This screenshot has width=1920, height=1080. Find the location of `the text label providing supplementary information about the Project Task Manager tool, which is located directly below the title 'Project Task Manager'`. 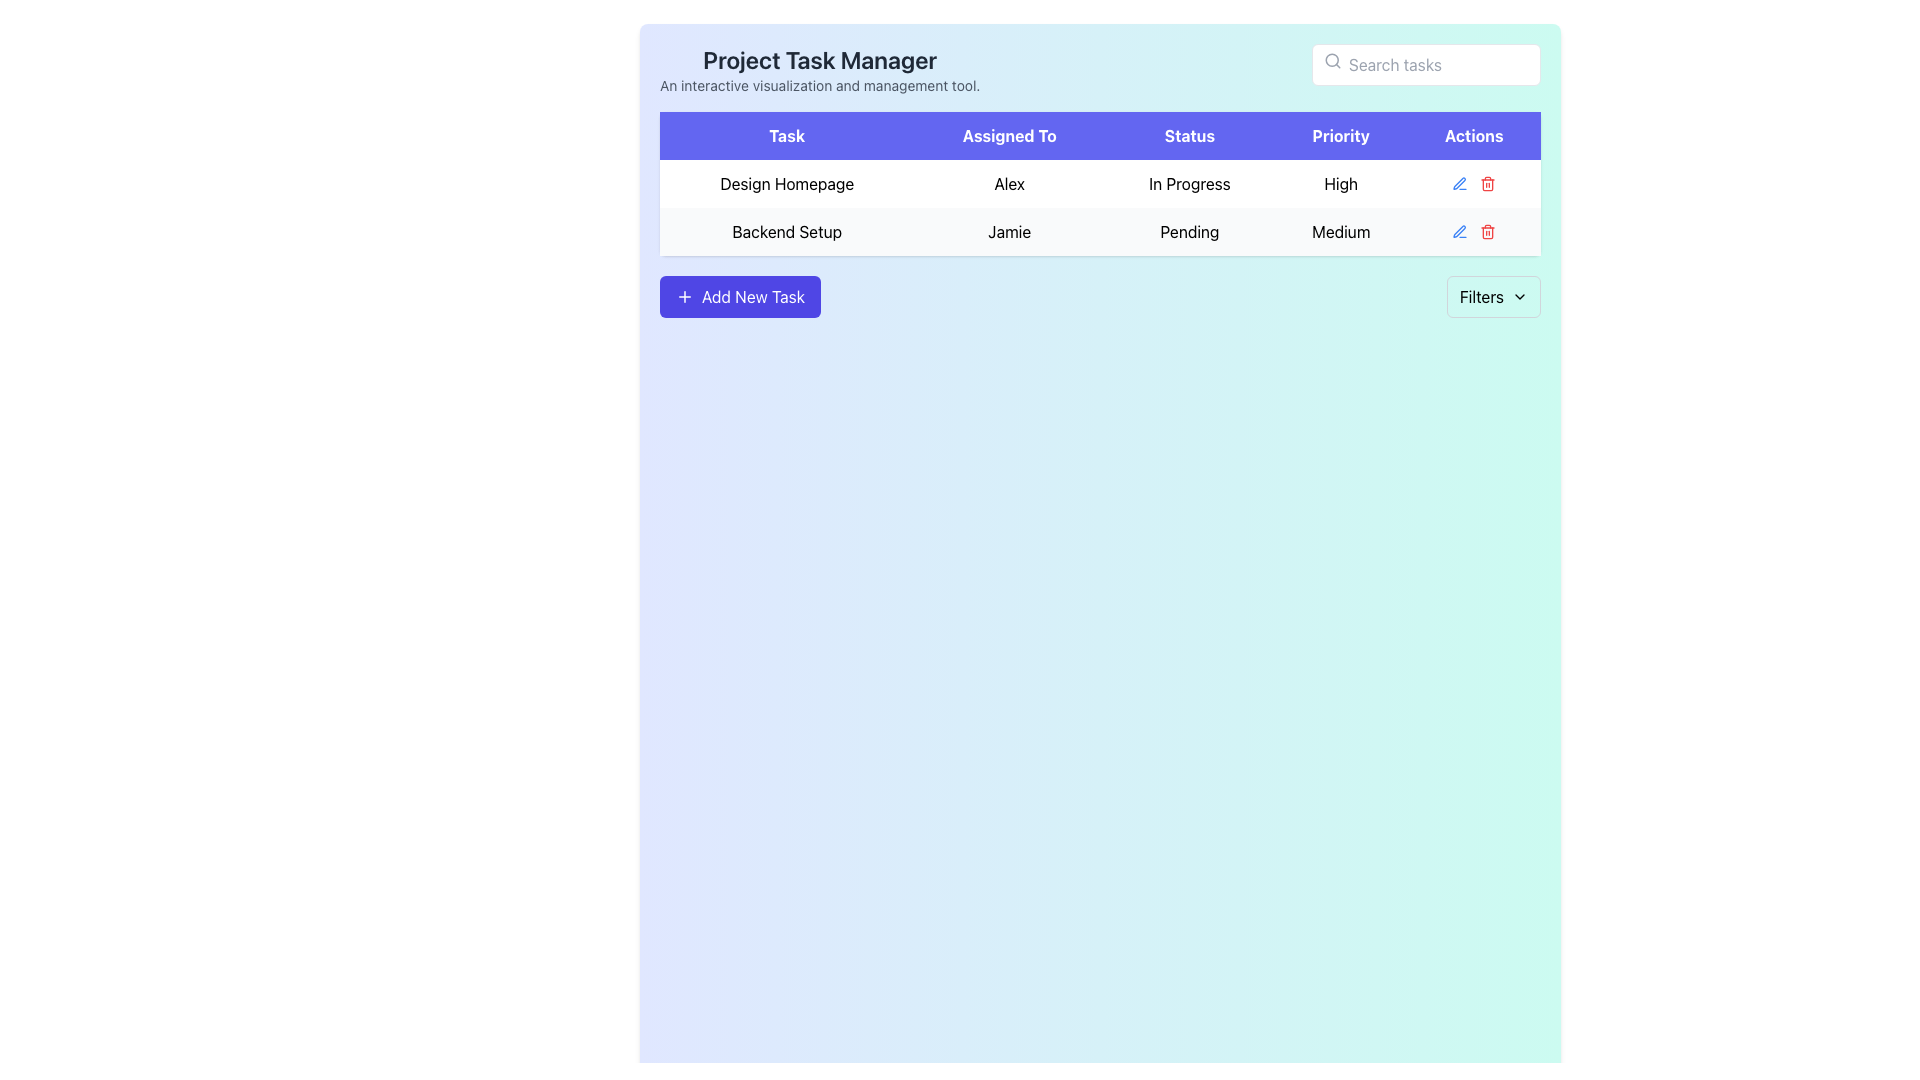

the text label providing supplementary information about the Project Task Manager tool, which is located directly below the title 'Project Task Manager' is located at coordinates (820, 84).